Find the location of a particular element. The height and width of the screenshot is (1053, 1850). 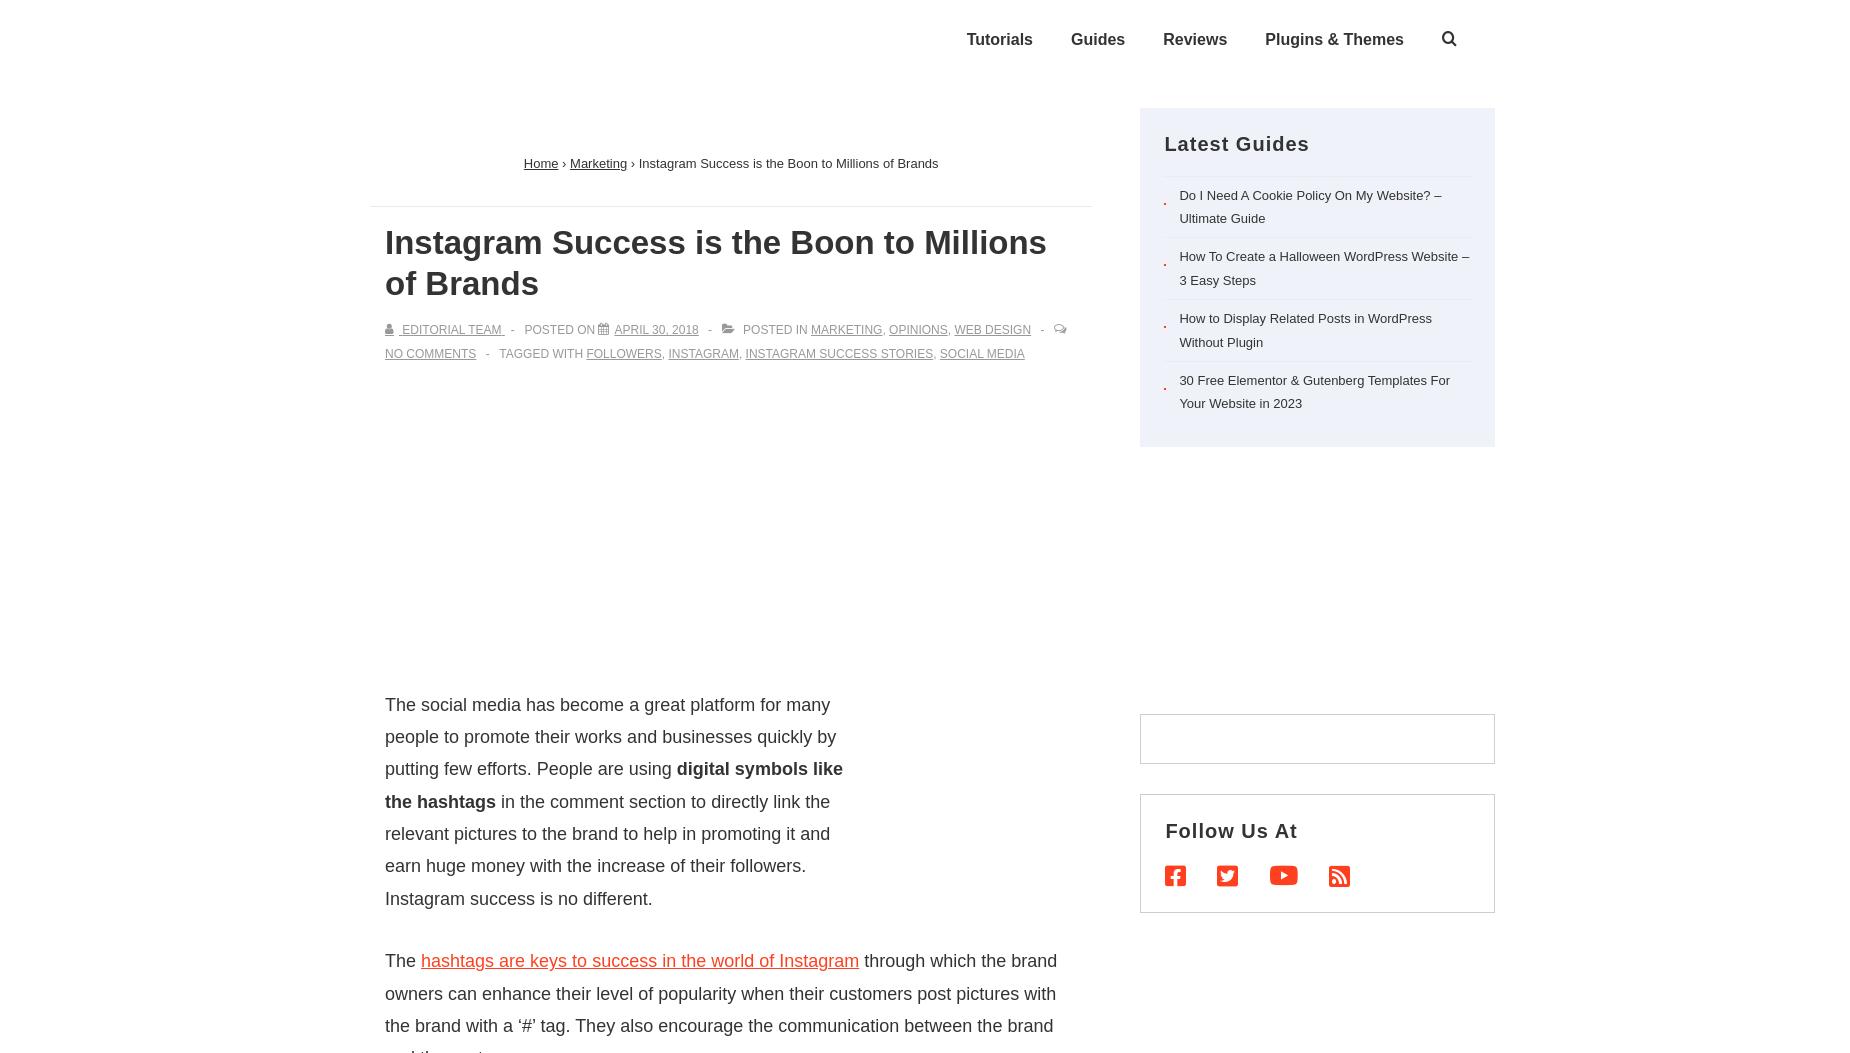

'Tagged with' is located at coordinates (542, 351).